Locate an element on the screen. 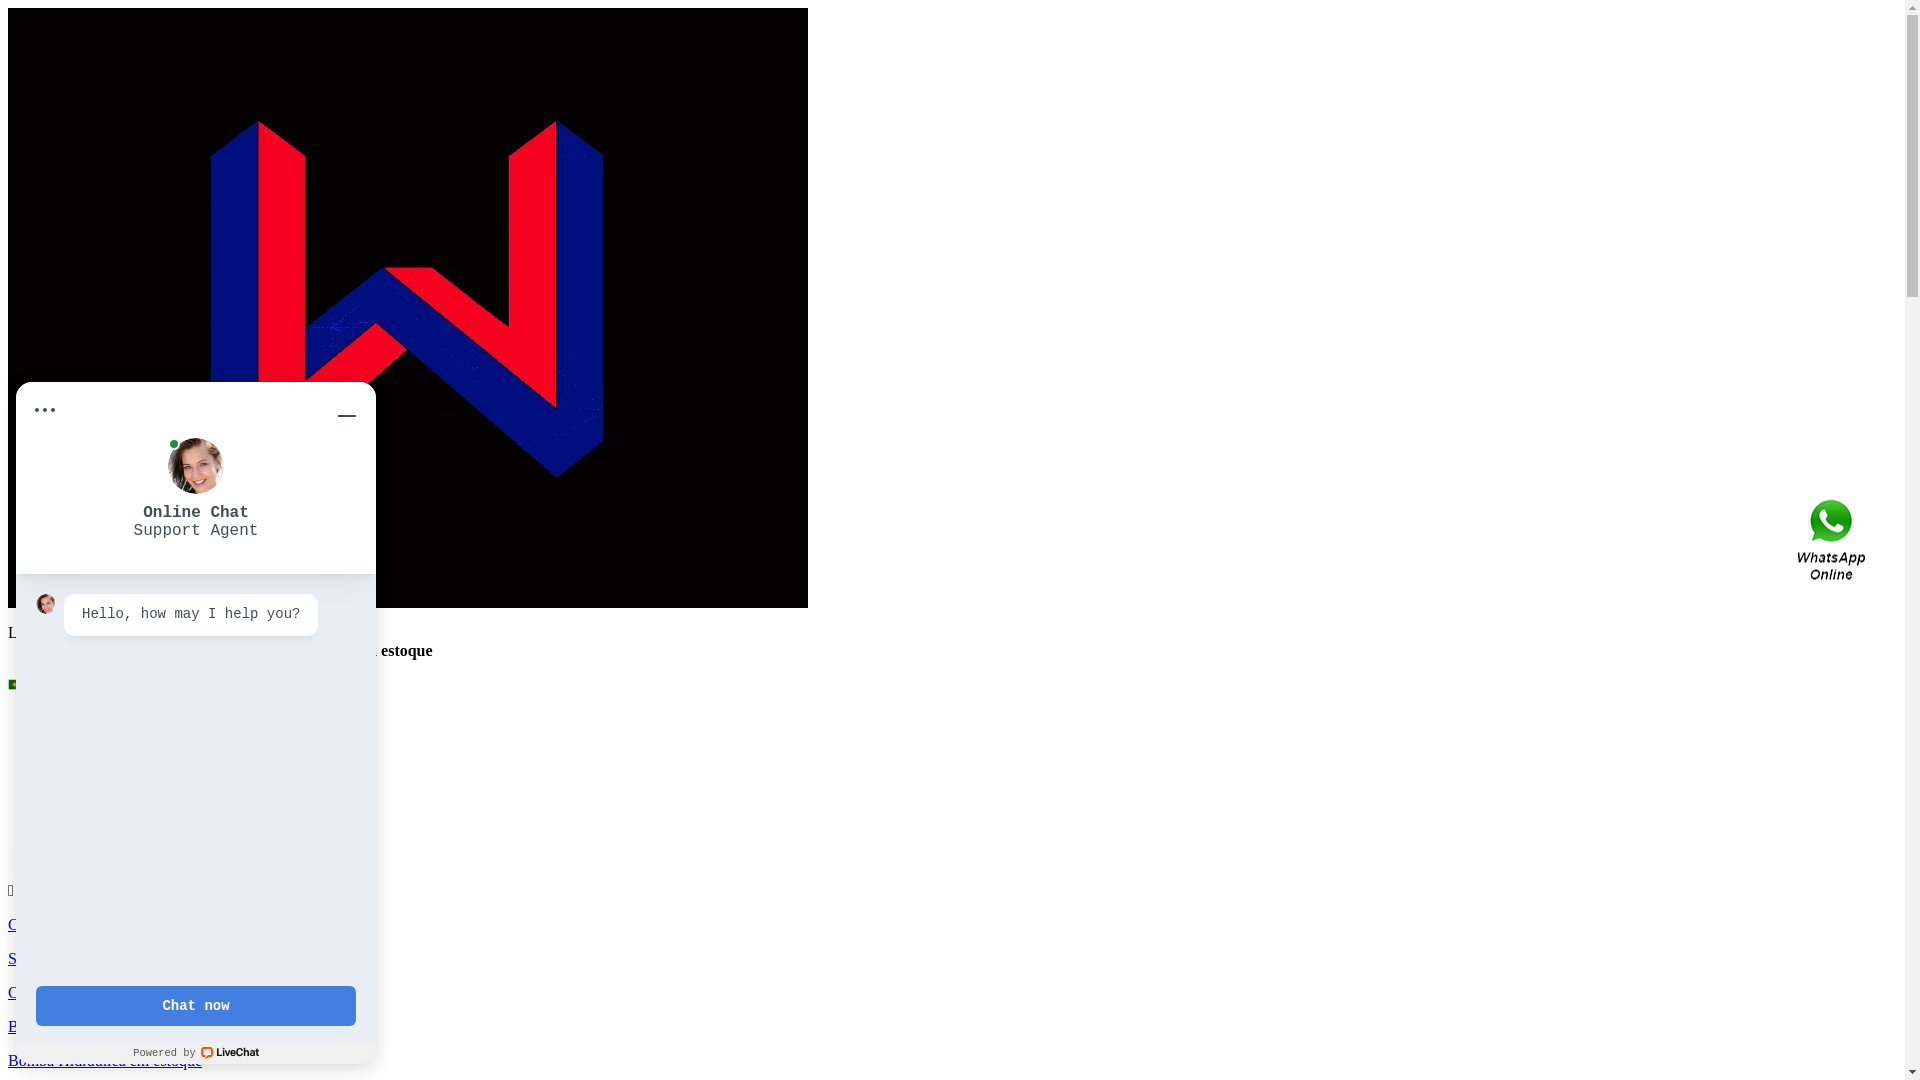  'Contact Us' is located at coordinates (1795, 540).